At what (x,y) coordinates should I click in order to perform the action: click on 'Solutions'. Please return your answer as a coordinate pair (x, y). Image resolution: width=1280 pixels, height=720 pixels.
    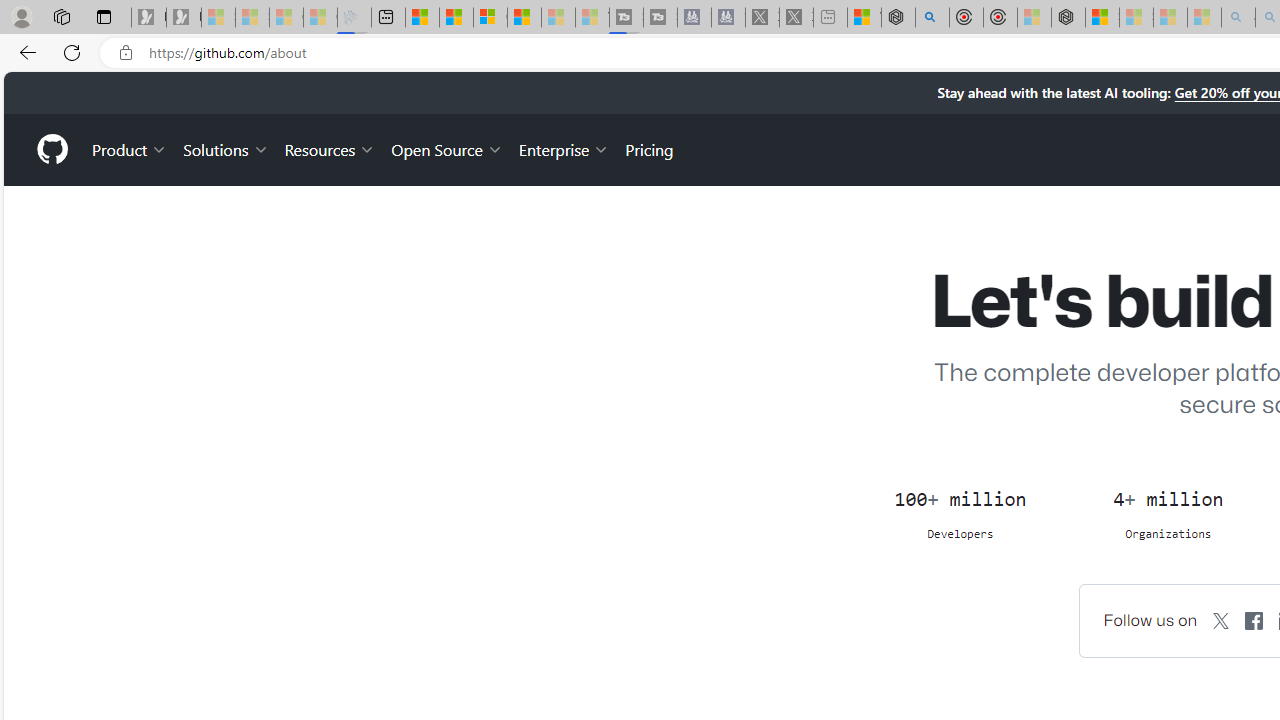
    Looking at the image, I should click on (225, 148).